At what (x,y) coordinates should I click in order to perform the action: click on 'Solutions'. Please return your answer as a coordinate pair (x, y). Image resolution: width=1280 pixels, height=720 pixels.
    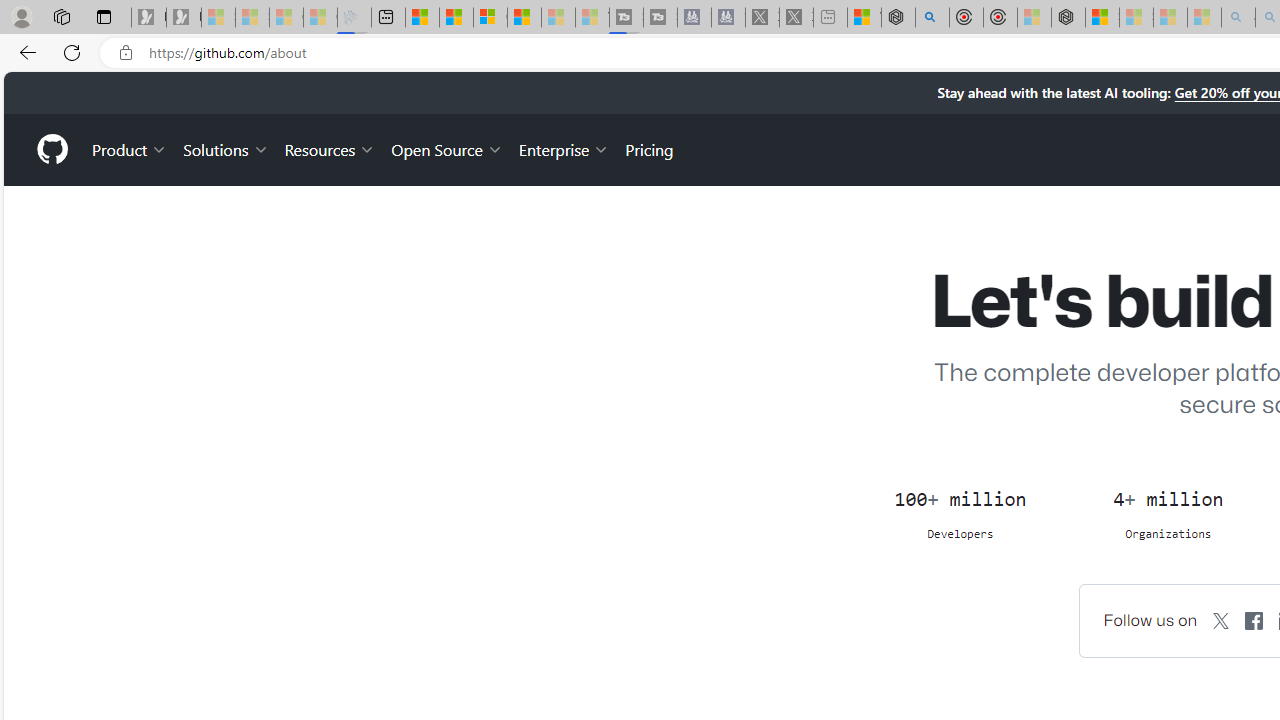
    Looking at the image, I should click on (225, 148).